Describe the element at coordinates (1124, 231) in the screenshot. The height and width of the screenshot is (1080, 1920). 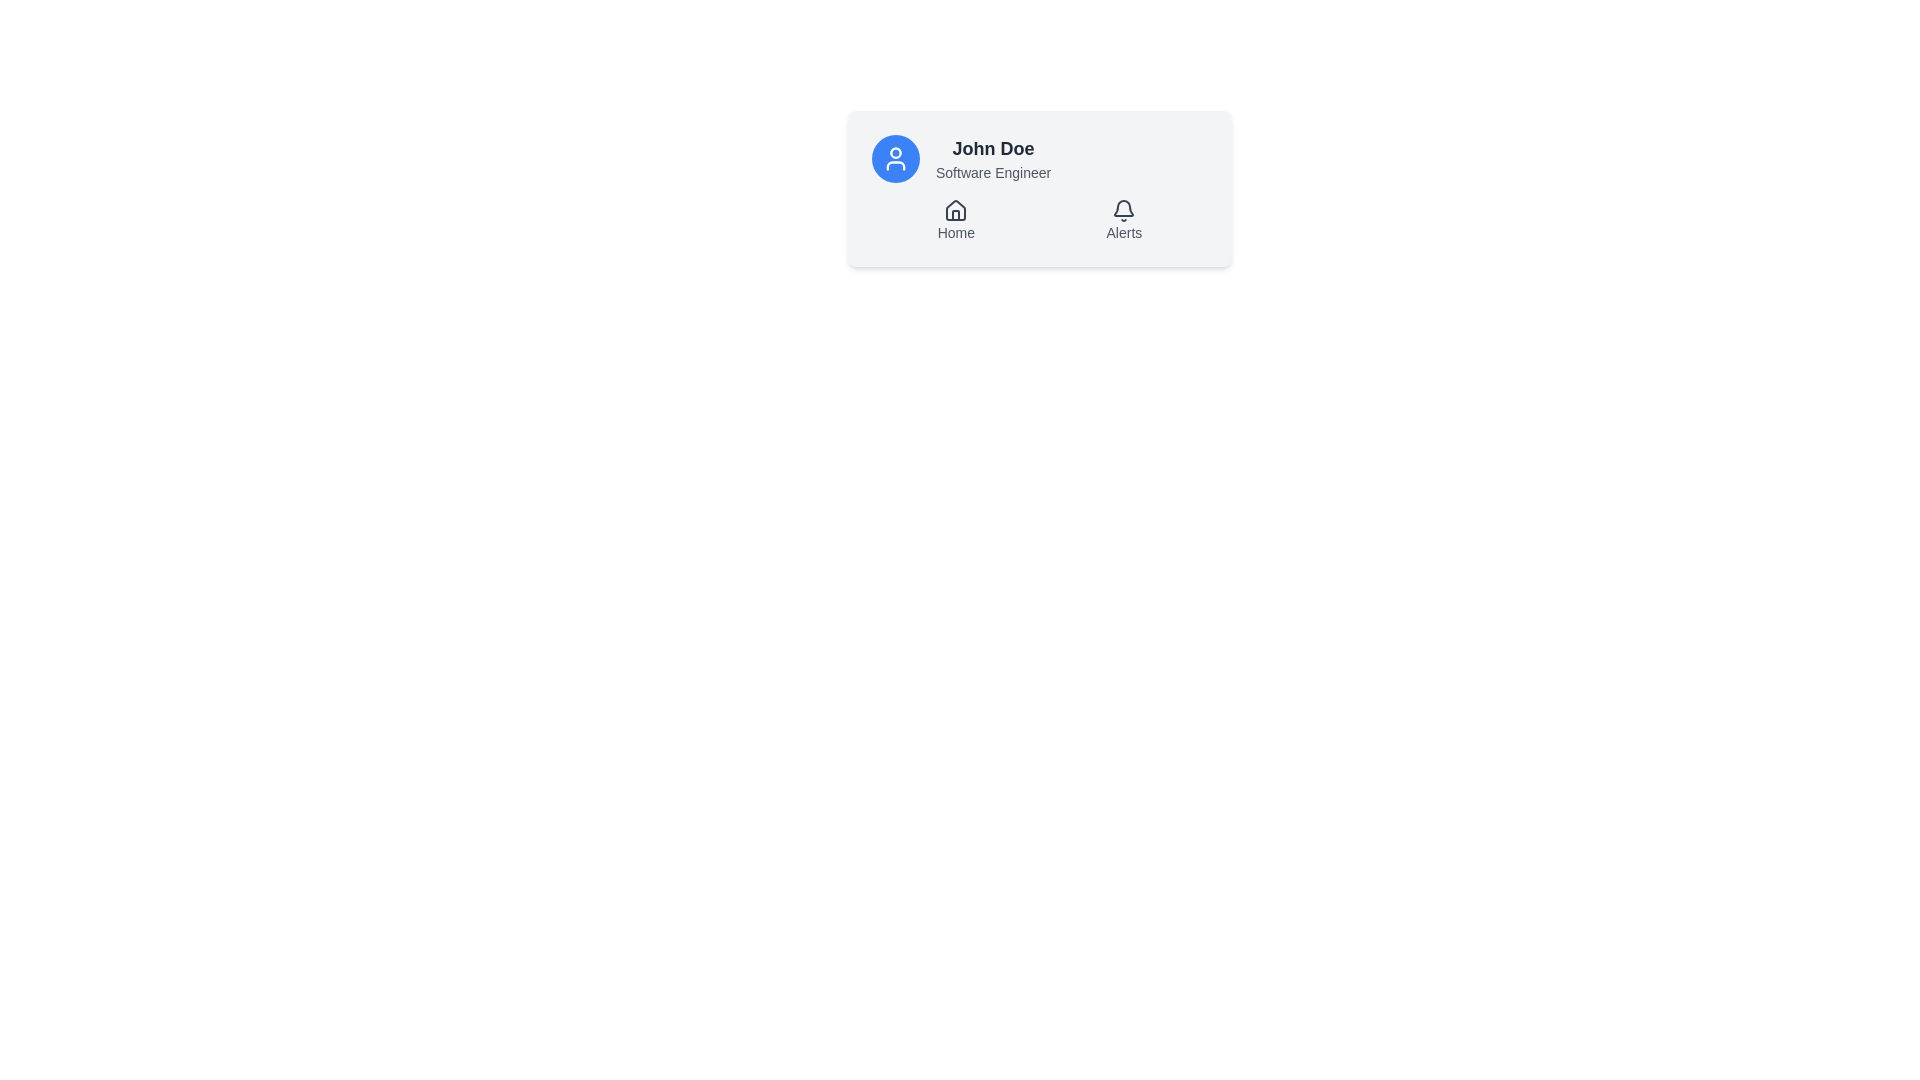
I see `the non-interactive text label 'Alerts' that identifies the function of the bell icon, which is located within a user information card` at that location.